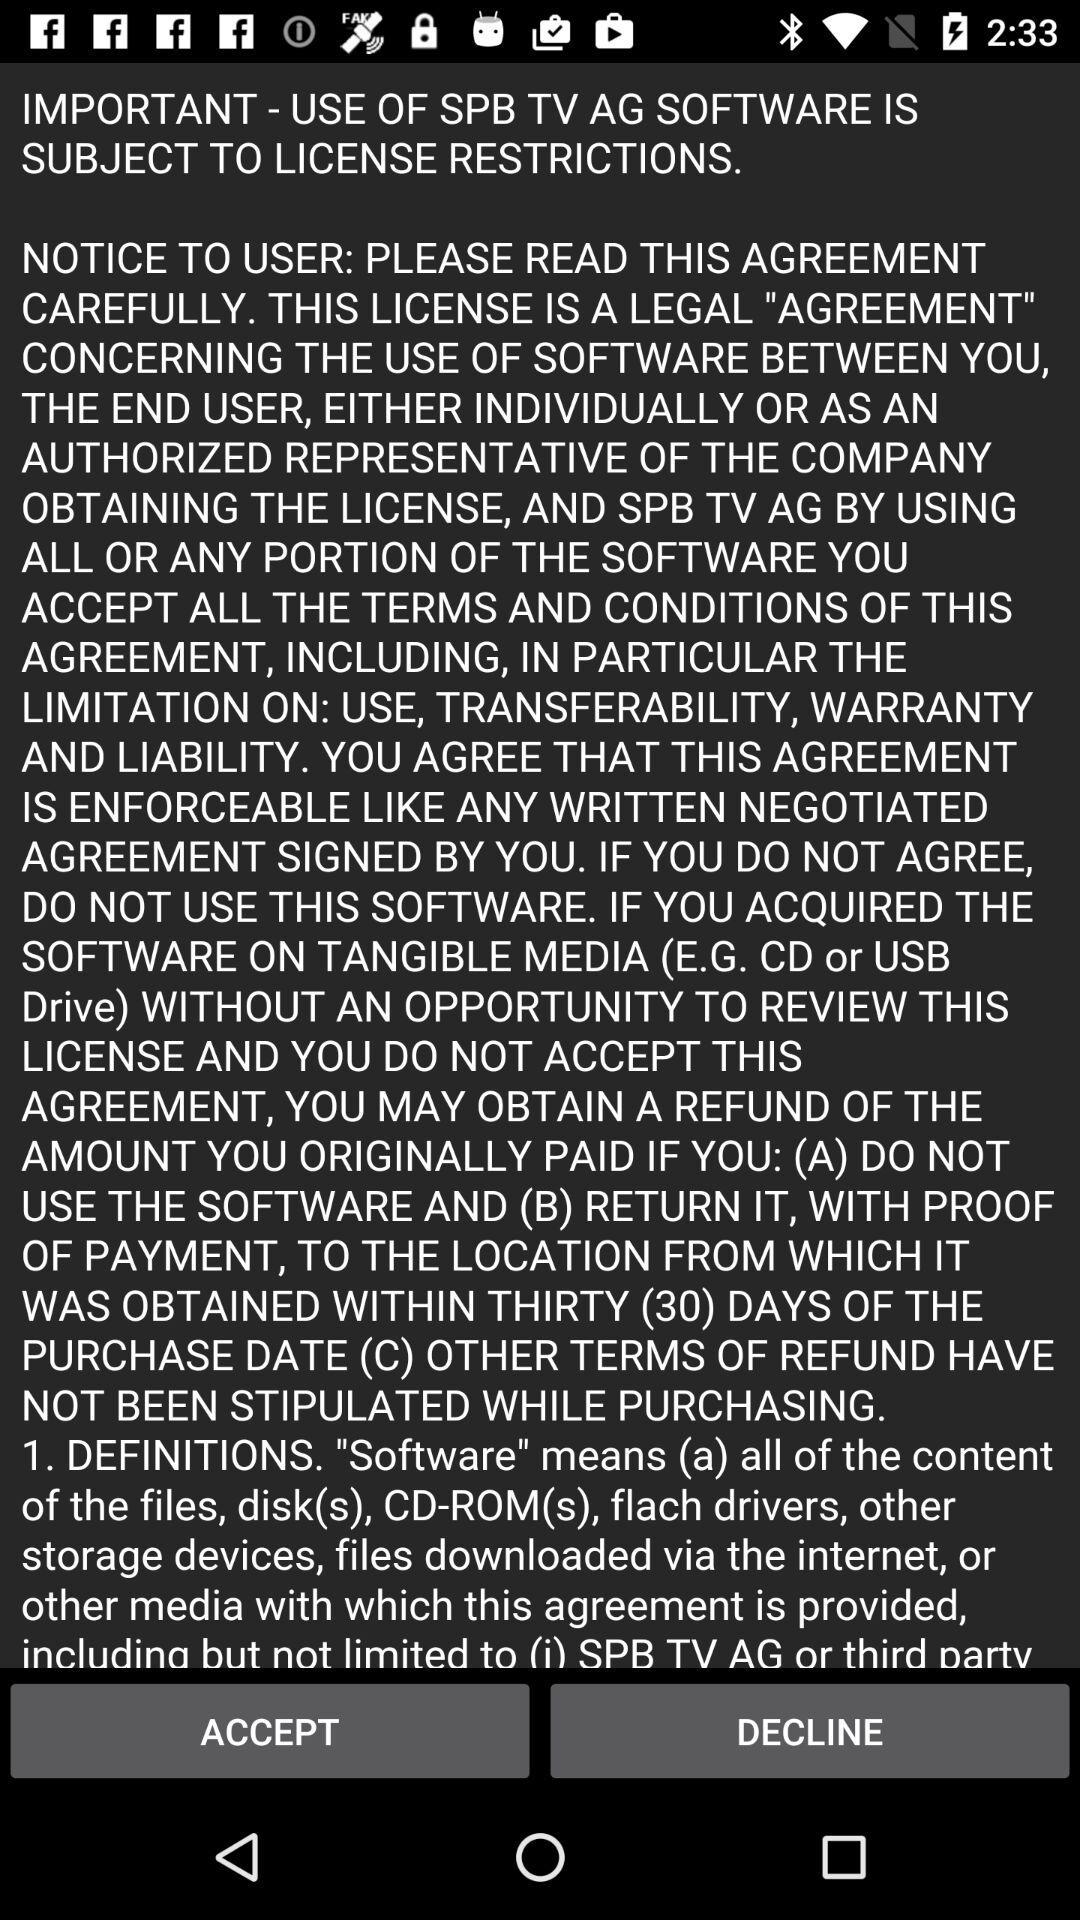  Describe the element at coordinates (540, 865) in the screenshot. I see `the icon at the center` at that location.